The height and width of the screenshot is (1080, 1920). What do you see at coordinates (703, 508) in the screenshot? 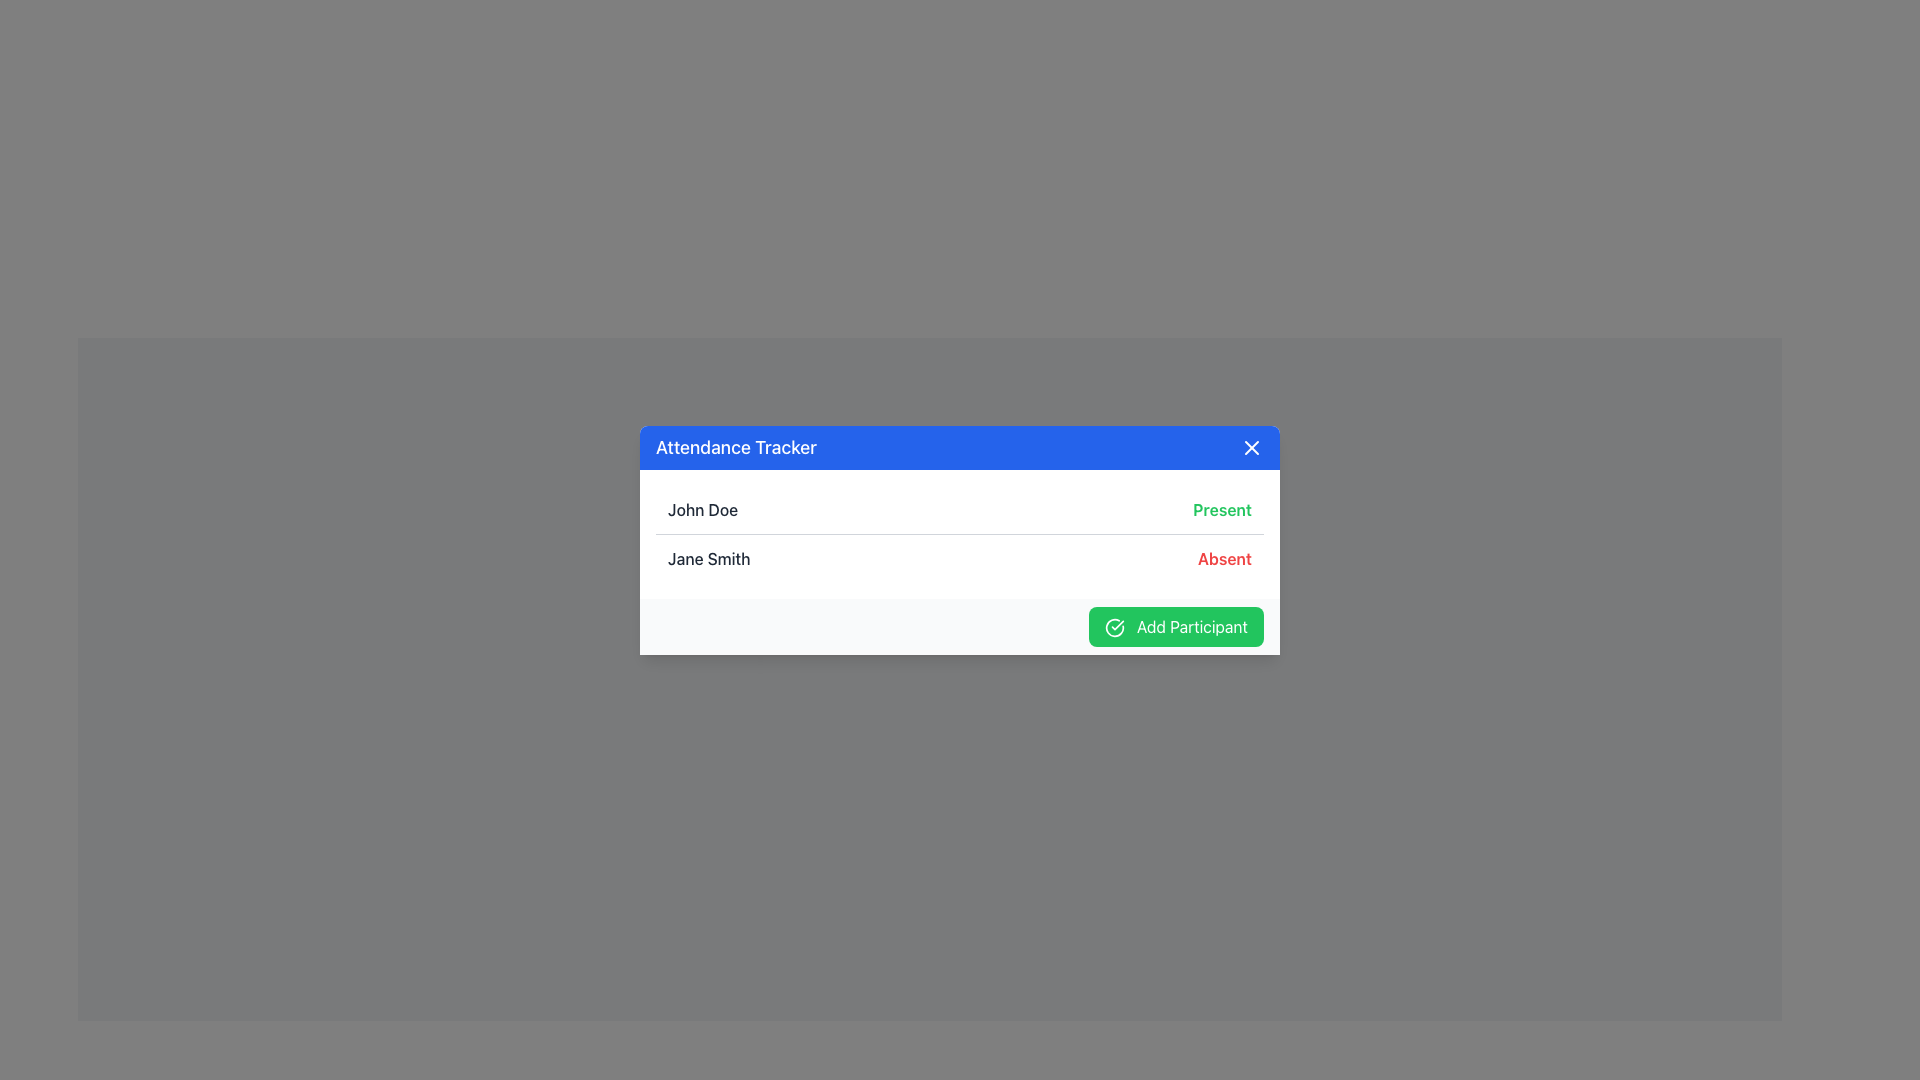
I see `the text label 'John Doe' in the attendance tracker` at bounding box center [703, 508].